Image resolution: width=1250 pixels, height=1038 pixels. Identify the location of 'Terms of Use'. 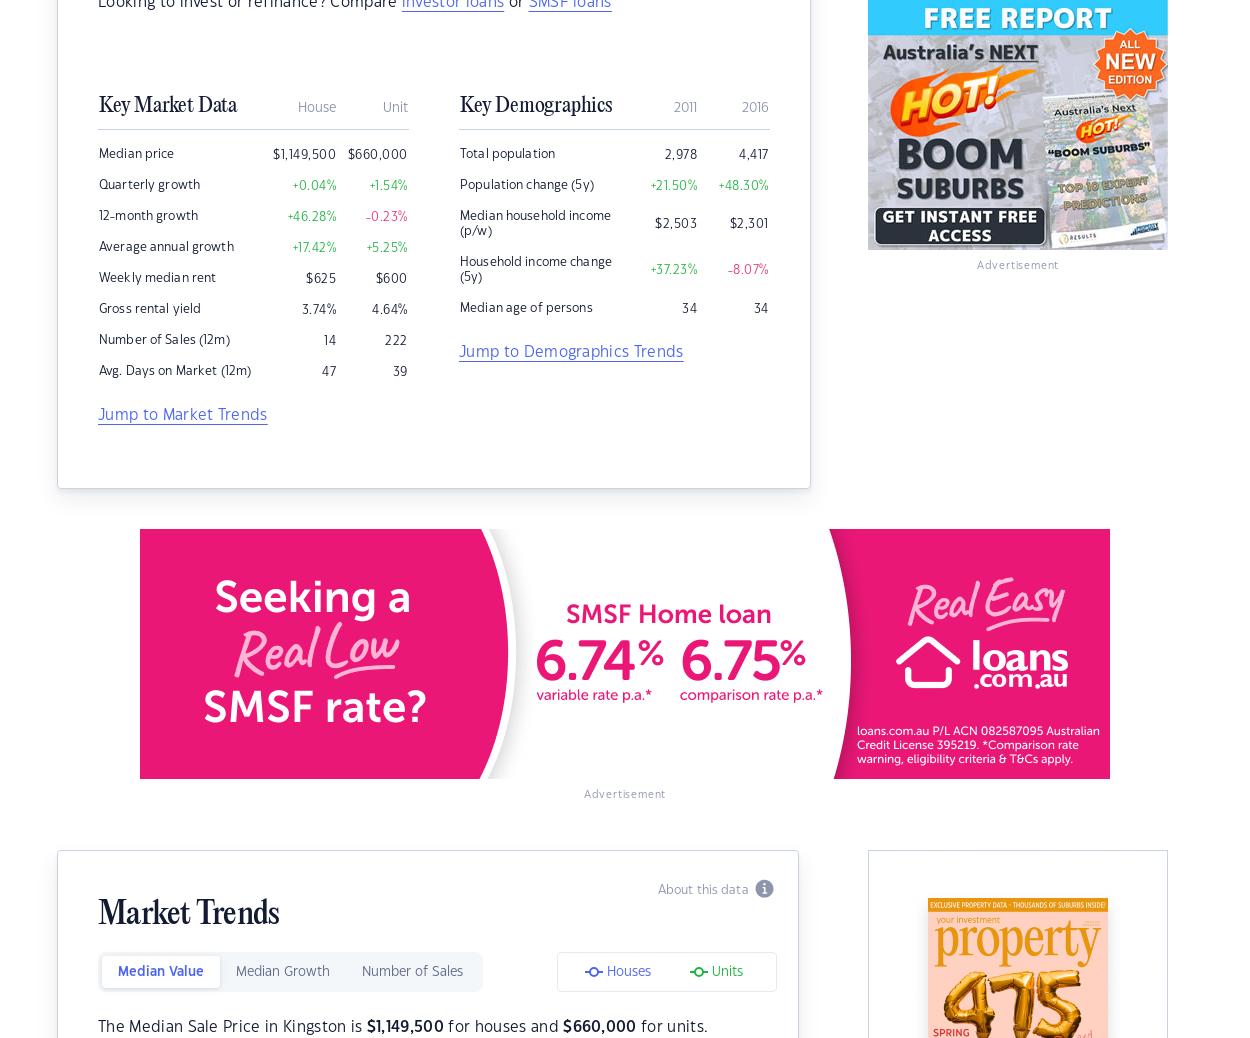
(686, 730).